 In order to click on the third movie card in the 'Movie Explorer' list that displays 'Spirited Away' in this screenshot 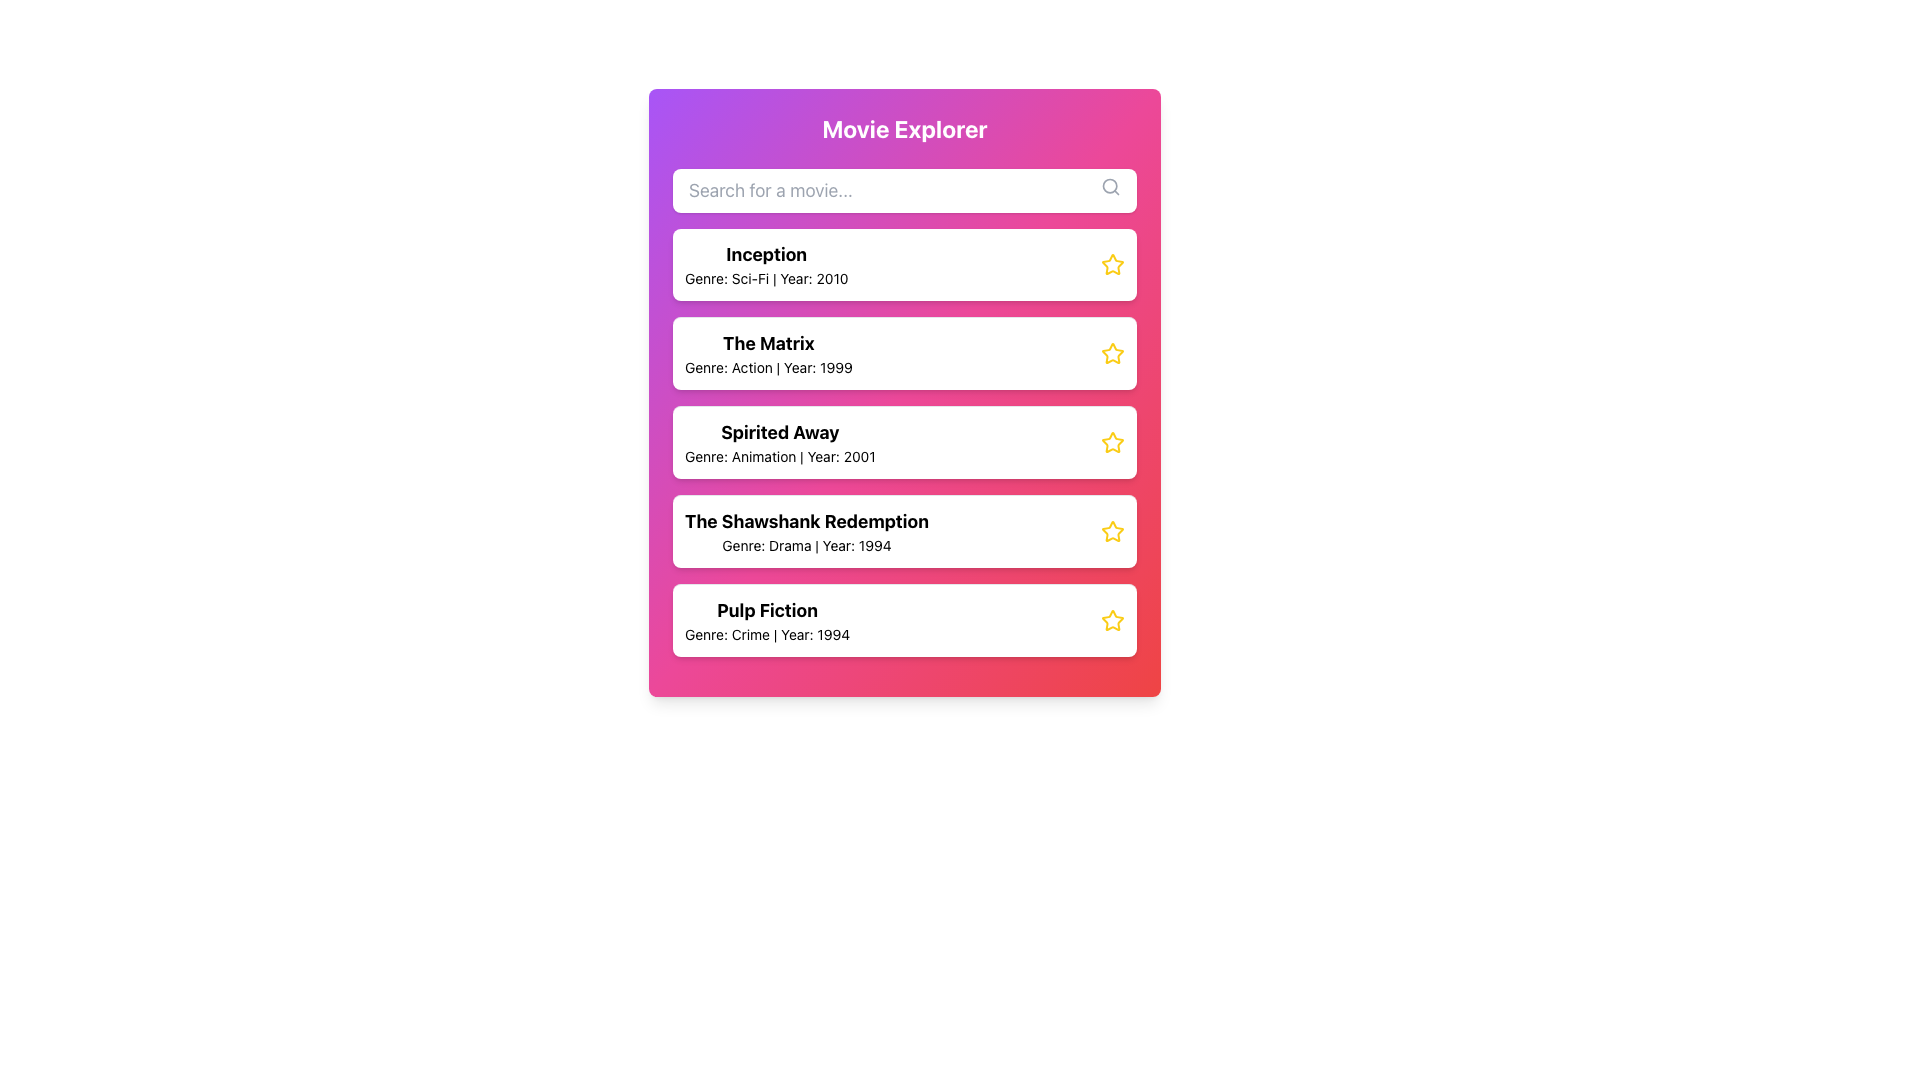, I will do `click(904, 442)`.